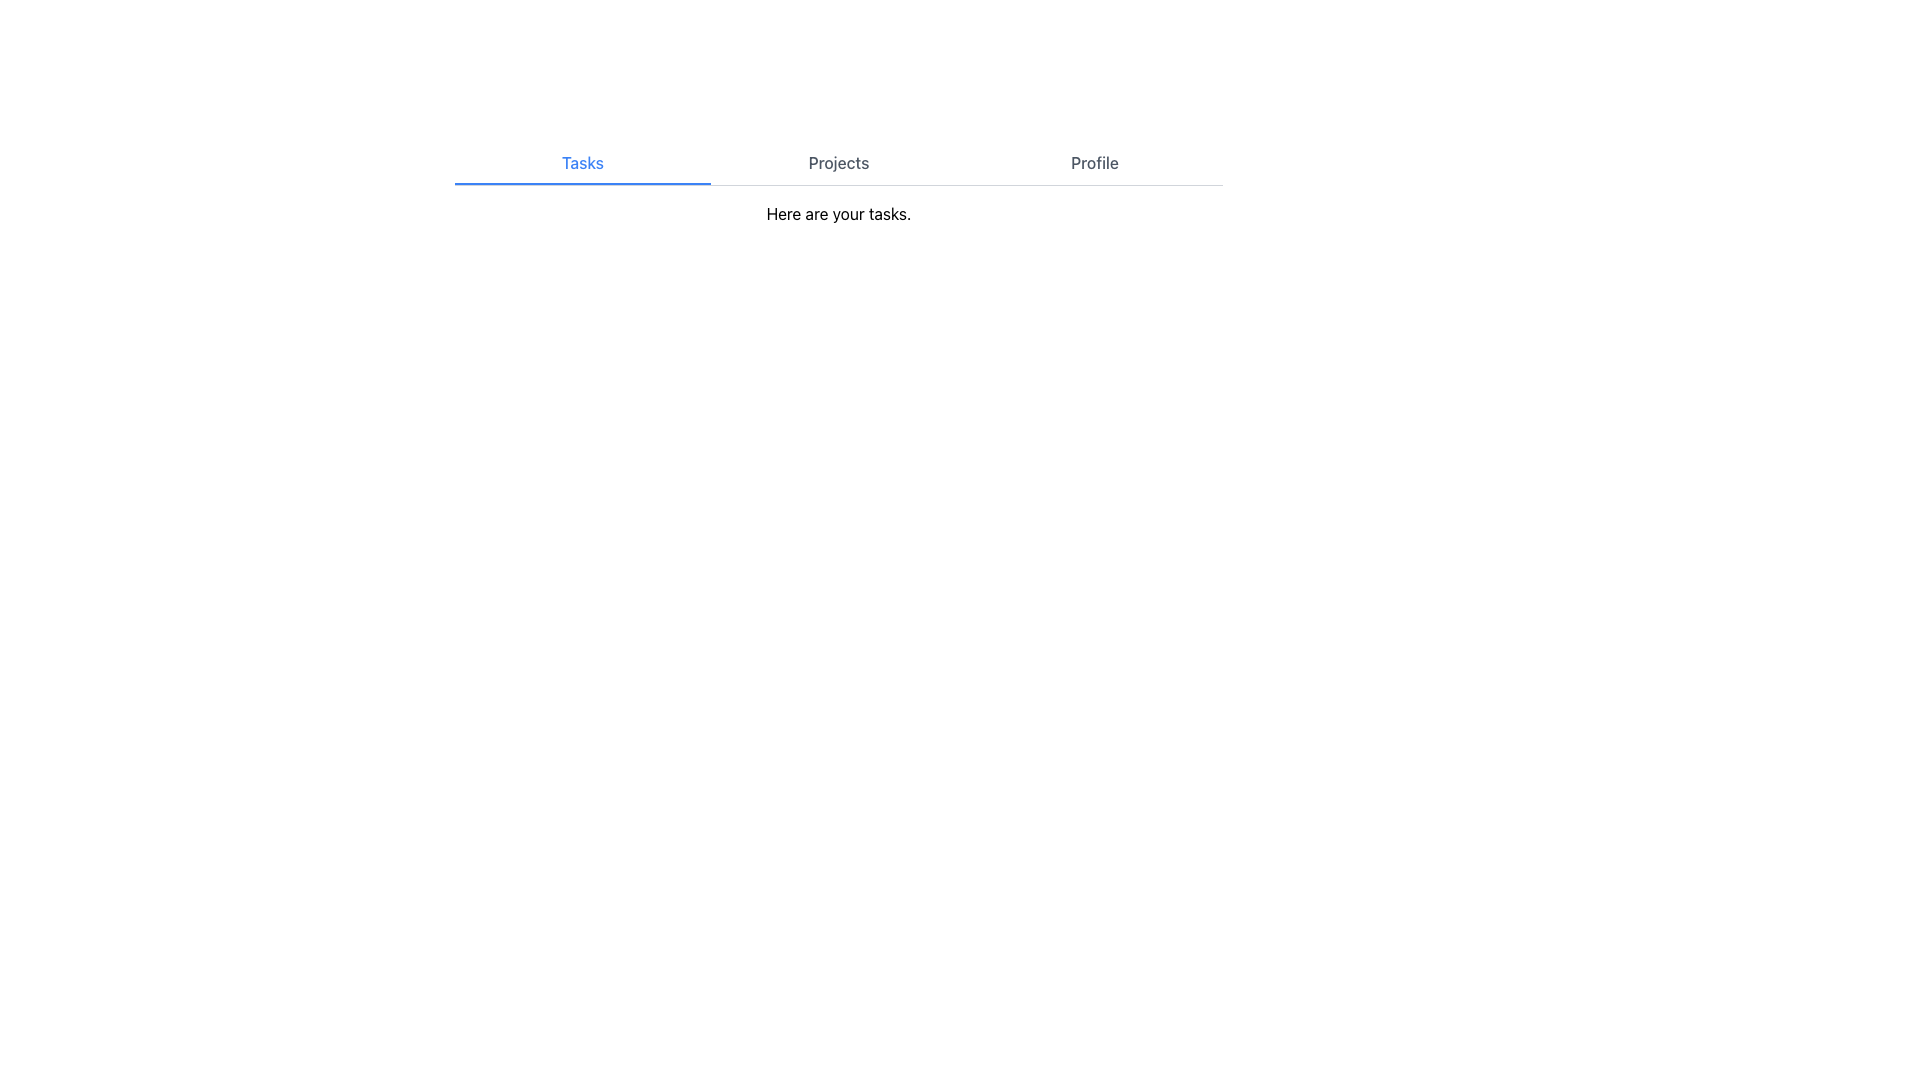  What do you see at coordinates (581, 163) in the screenshot?
I see `the 'Tasks' navigation tab located at the top of the interface` at bounding box center [581, 163].